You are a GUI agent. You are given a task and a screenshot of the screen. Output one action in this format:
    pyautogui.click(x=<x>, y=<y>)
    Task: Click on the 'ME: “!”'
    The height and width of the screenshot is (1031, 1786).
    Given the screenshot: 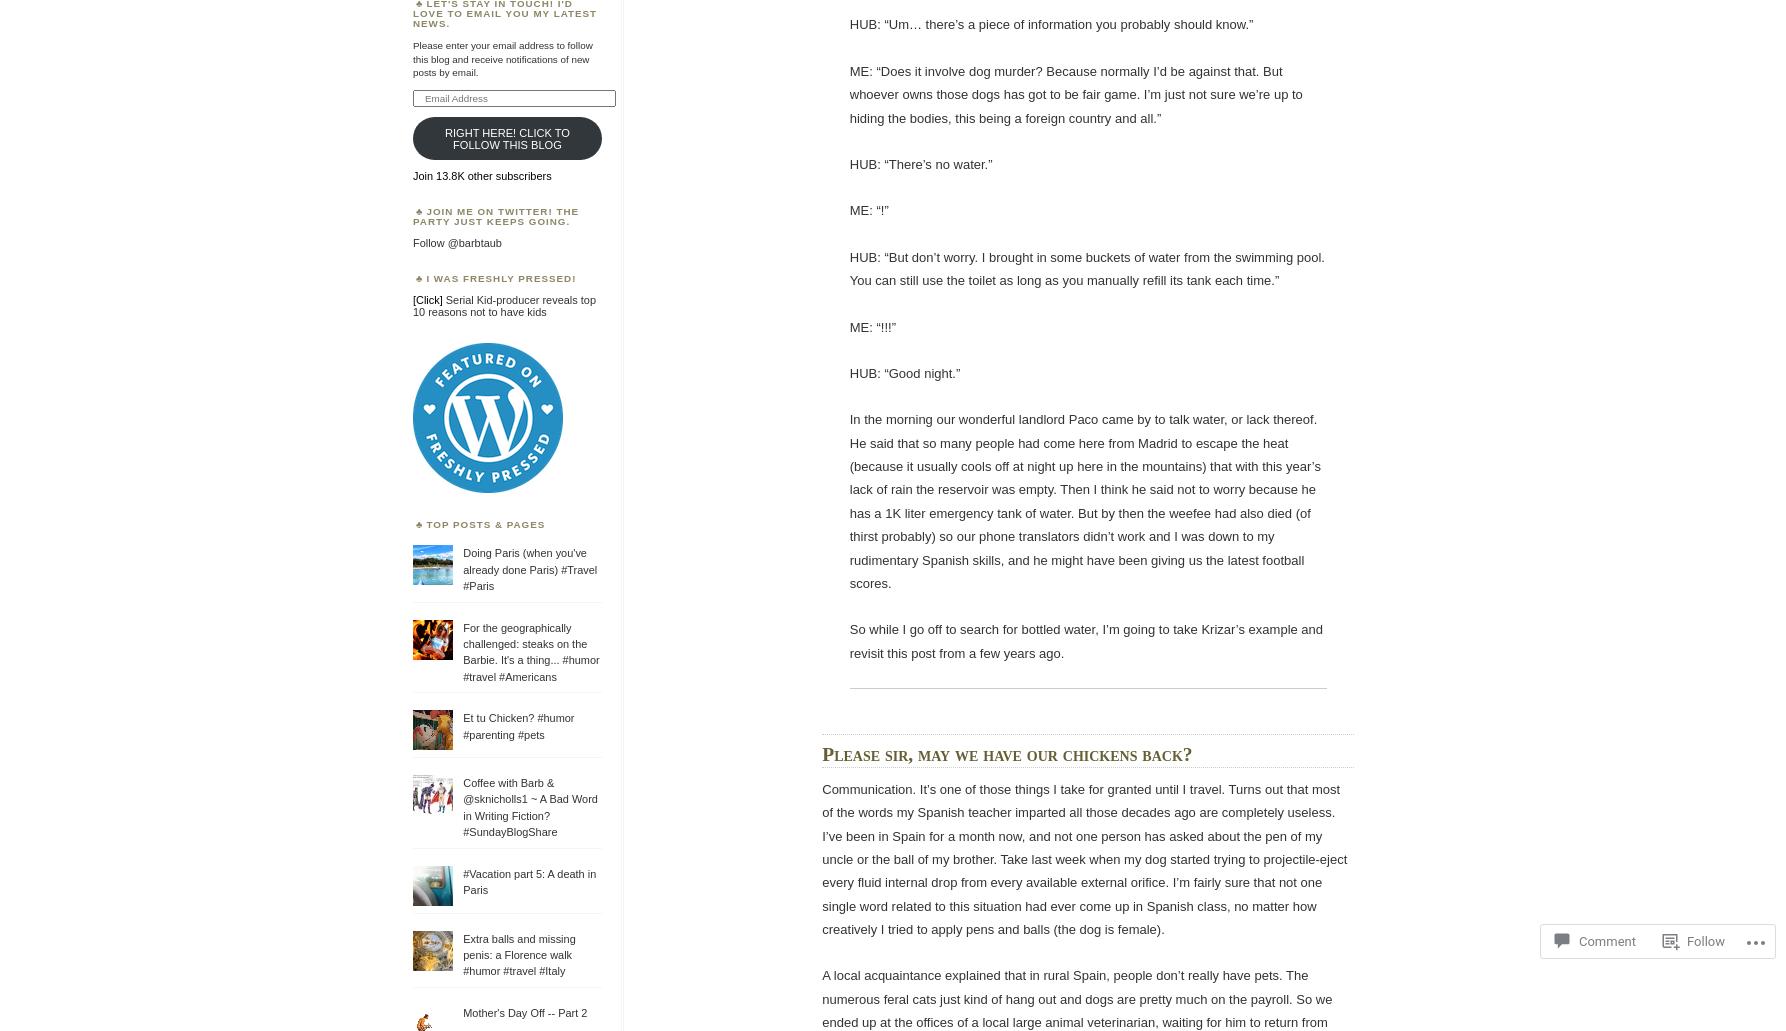 What is the action you would take?
    pyautogui.click(x=867, y=210)
    